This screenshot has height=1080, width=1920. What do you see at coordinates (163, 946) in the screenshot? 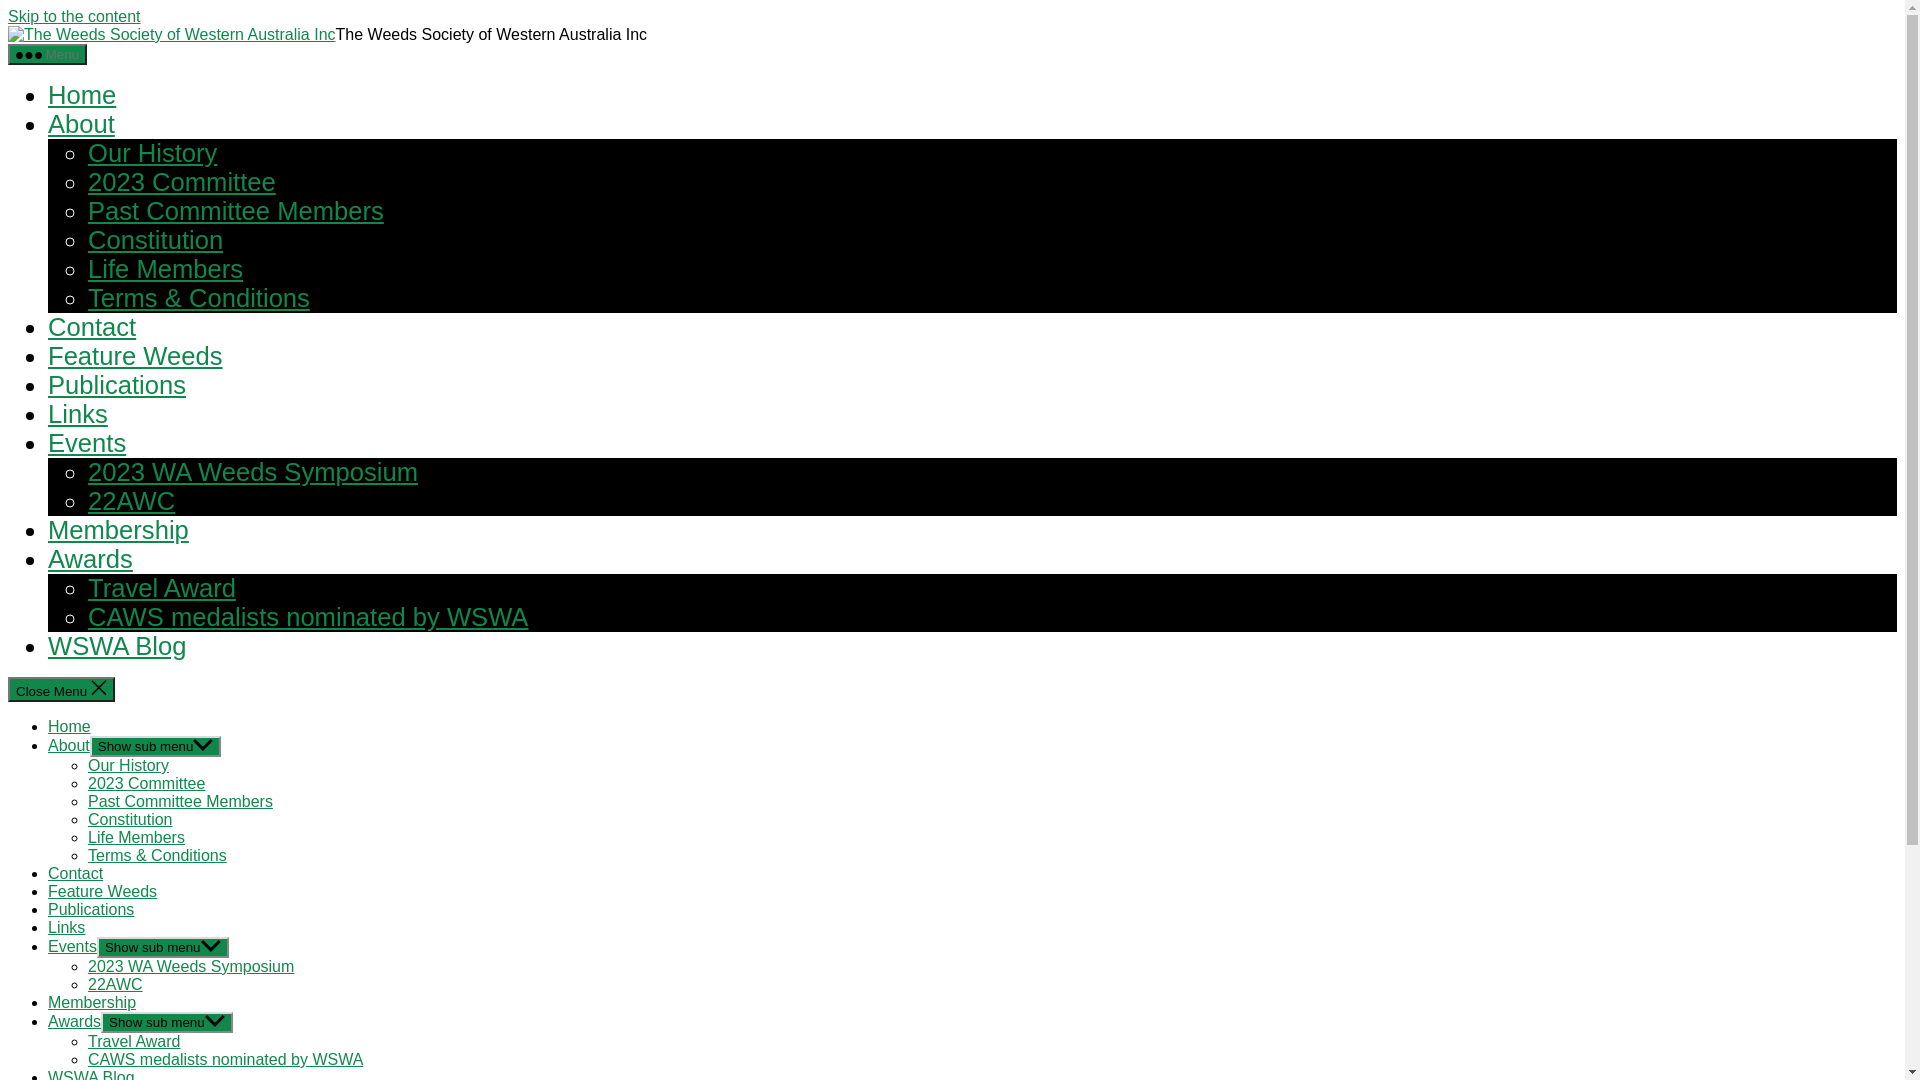
I see `'Show sub menu'` at bounding box center [163, 946].